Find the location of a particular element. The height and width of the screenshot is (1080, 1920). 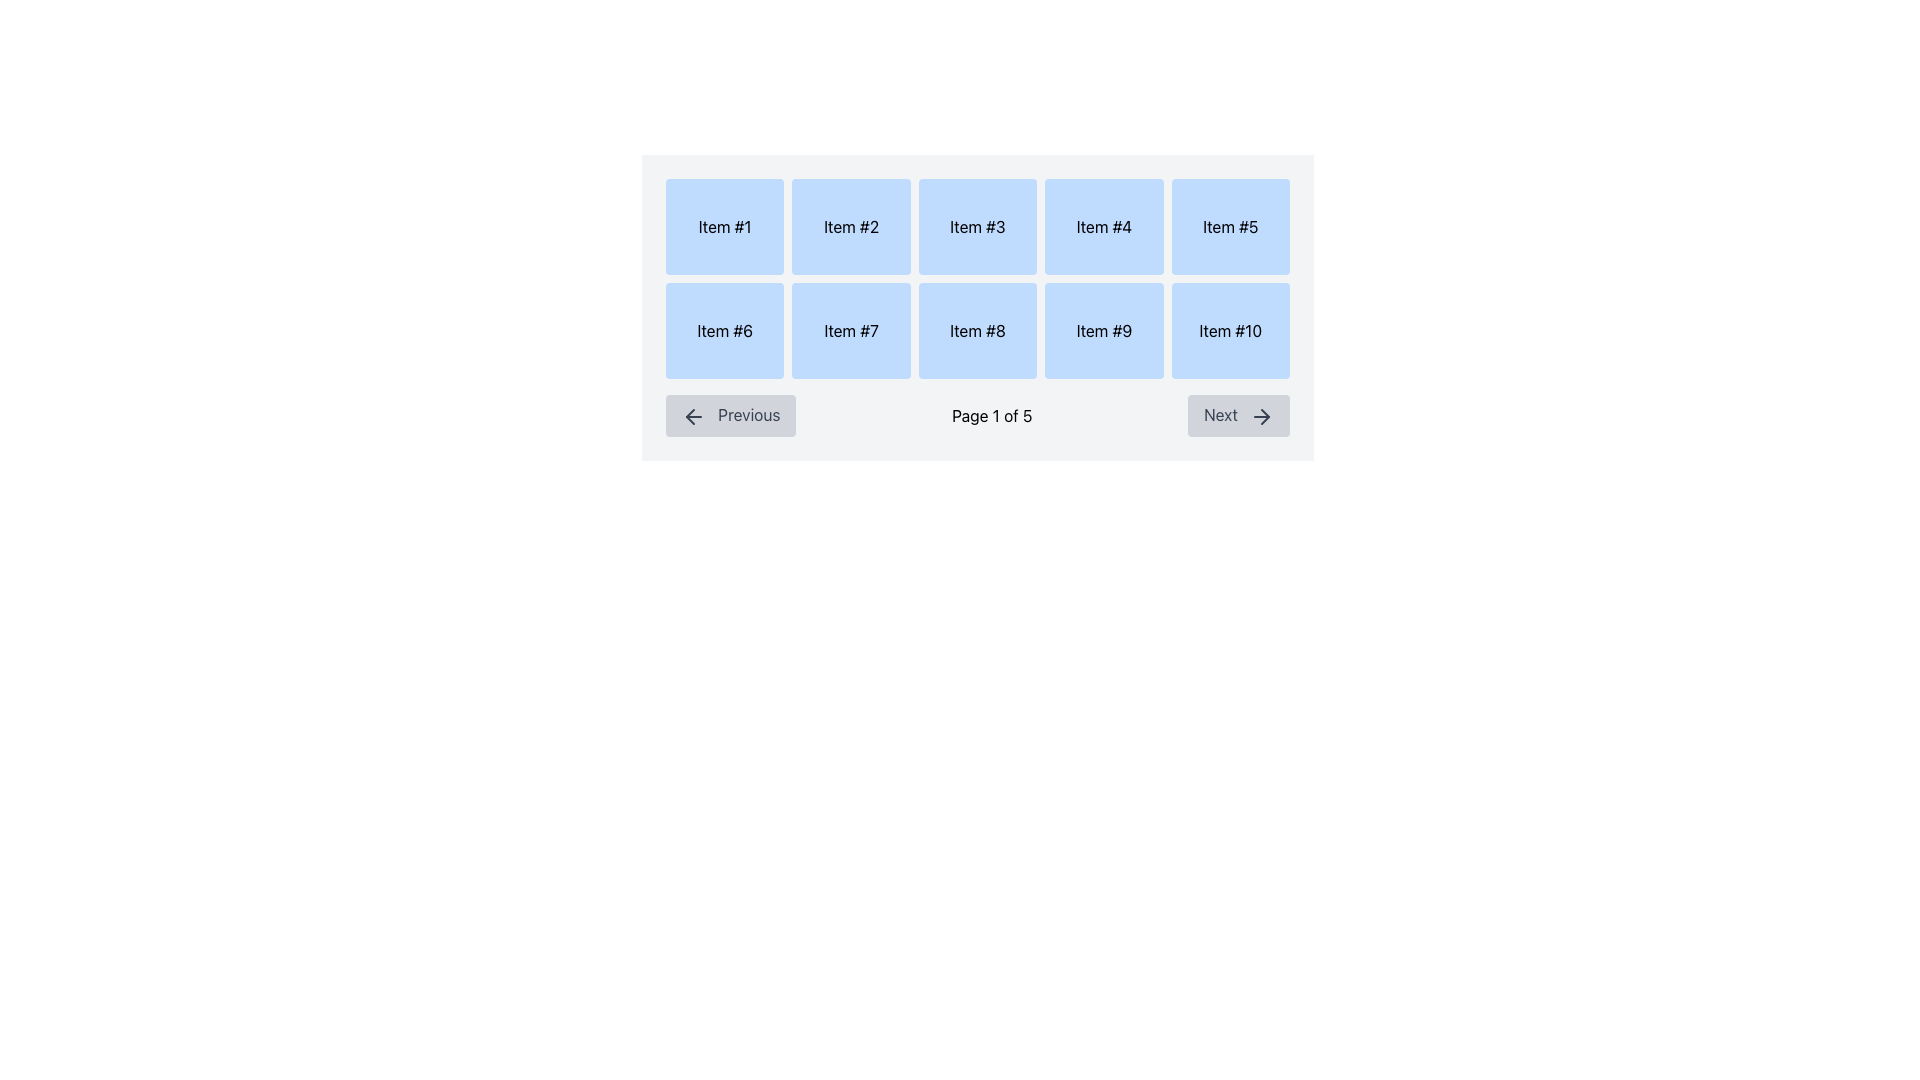

the static label located in the second row and third column within the grid layout, which serves as an identifier for an item is located at coordinates (978, 330).